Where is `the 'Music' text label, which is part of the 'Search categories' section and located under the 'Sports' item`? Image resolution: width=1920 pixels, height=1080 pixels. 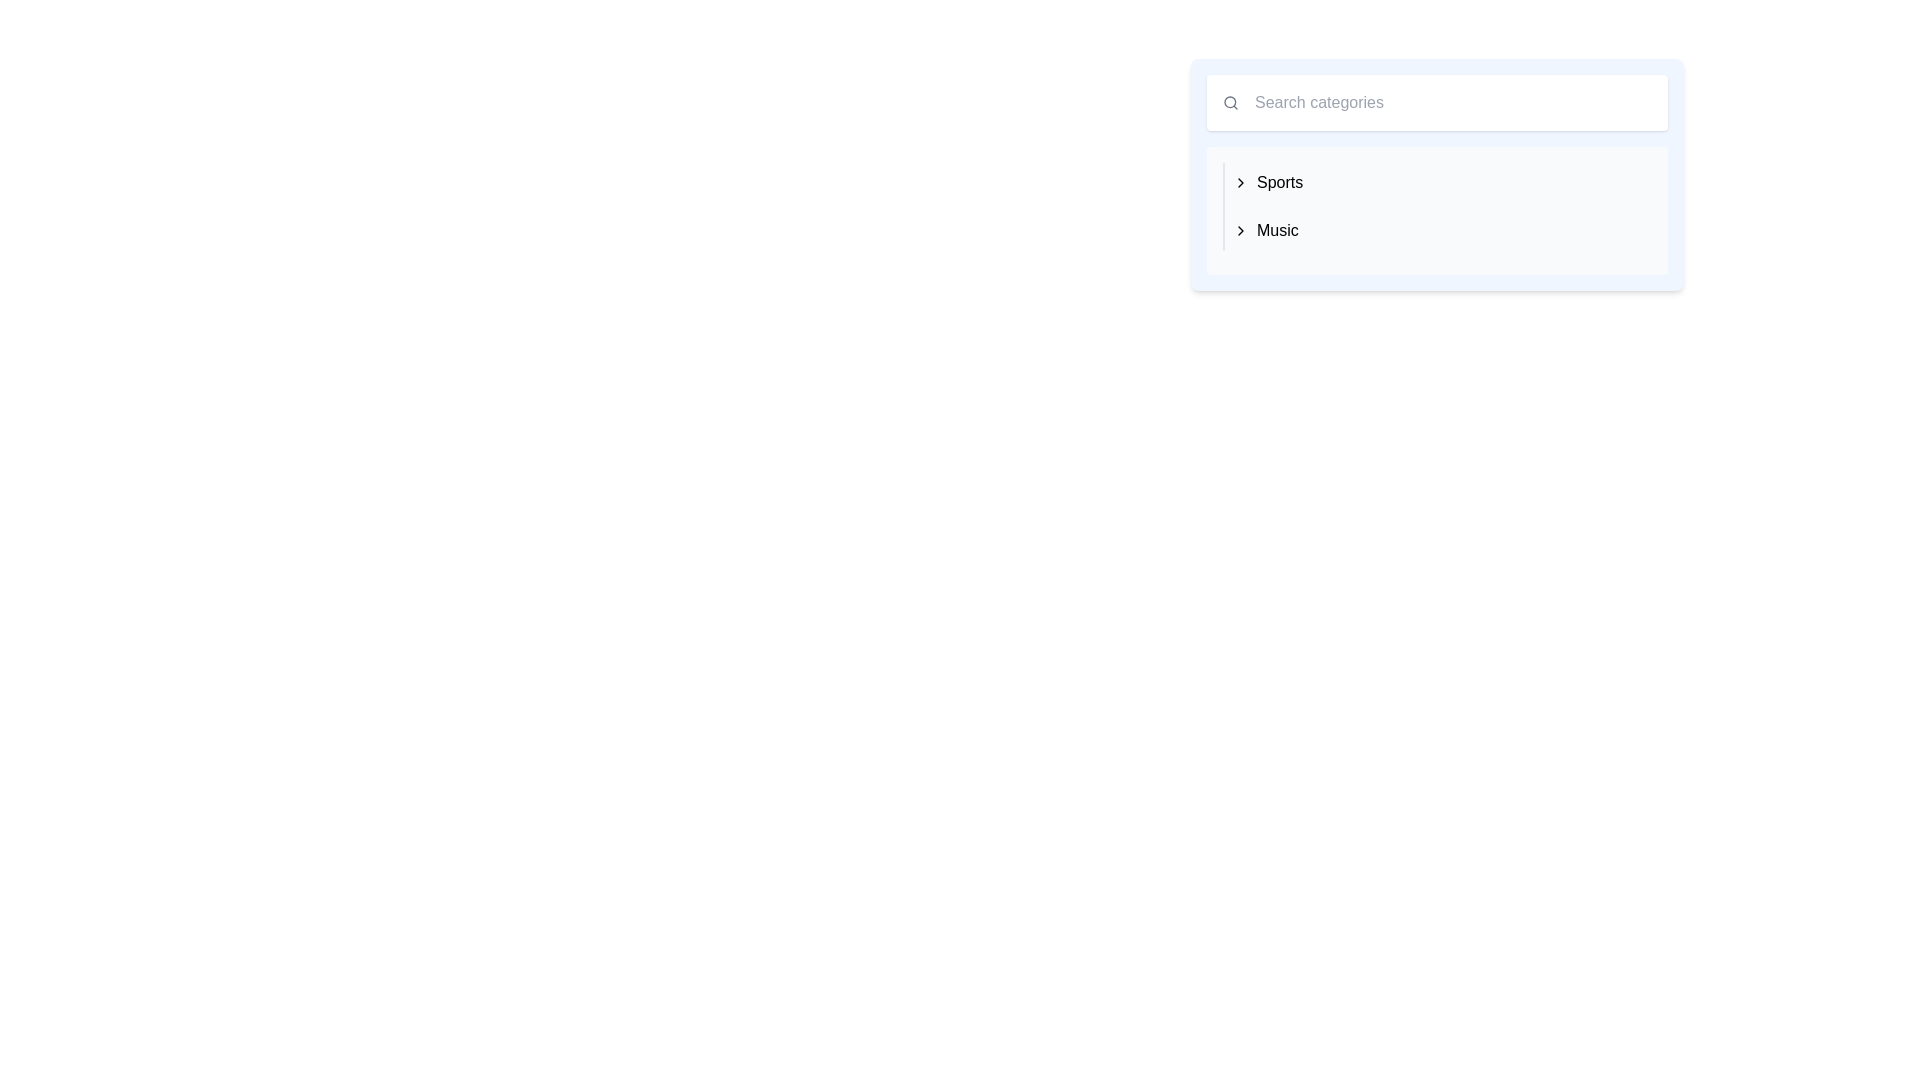
the 'Music' text label, which is part of the 'Search categories' section and located under the 'Sports' item is located at coordinates (1276, 230).